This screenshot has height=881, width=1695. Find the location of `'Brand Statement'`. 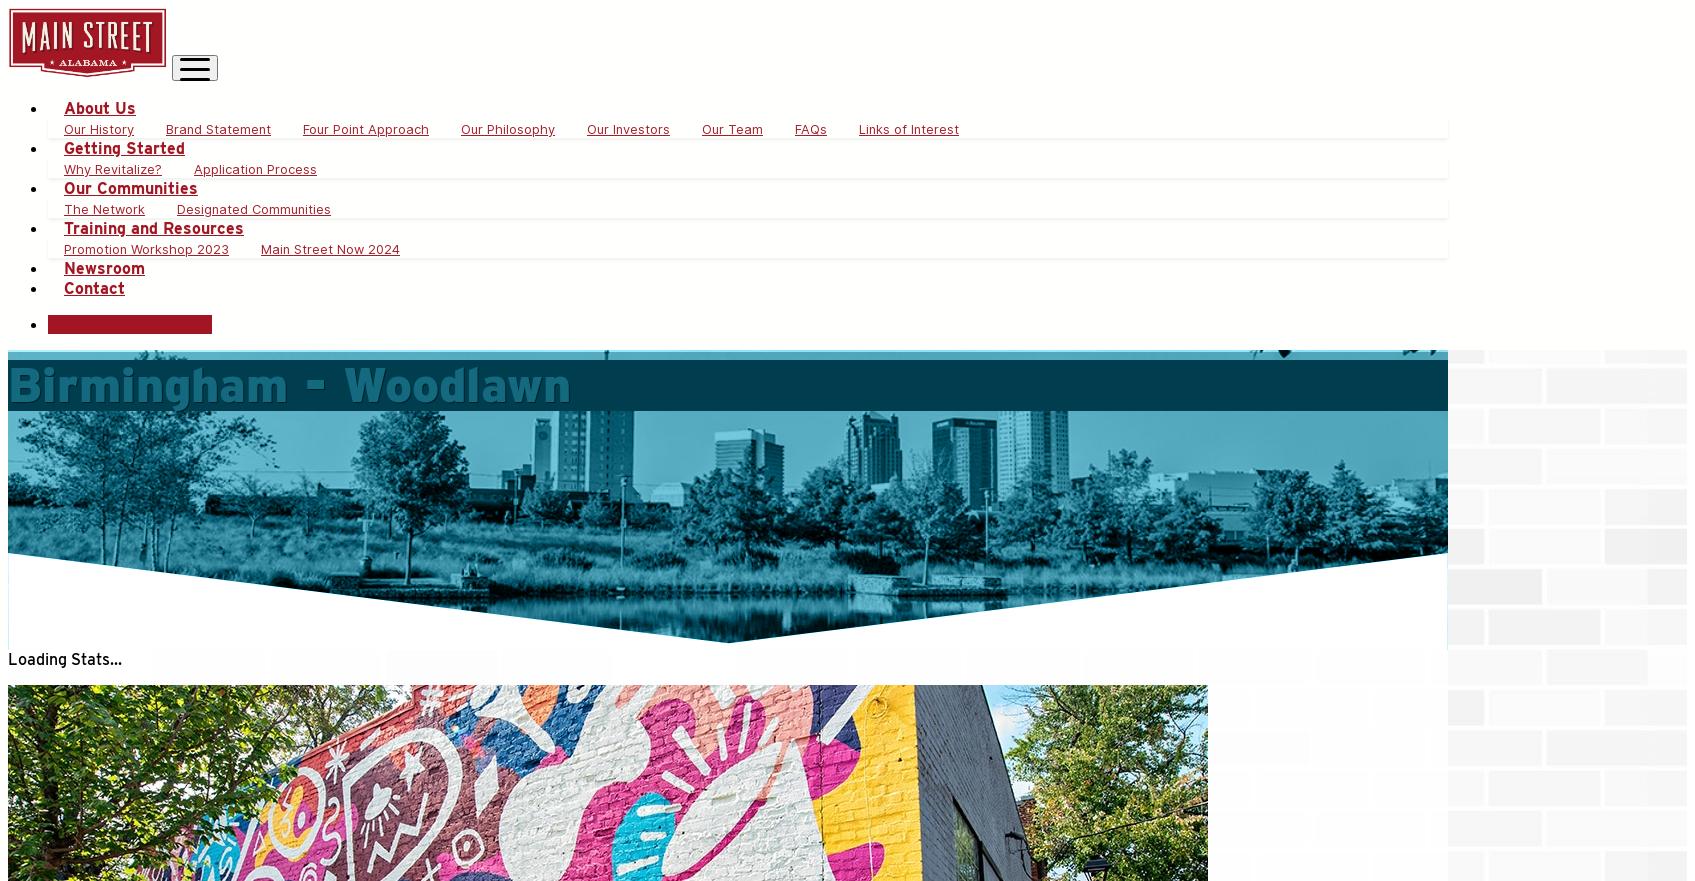

'Brand Statement' is located at coordinates (217, 129).